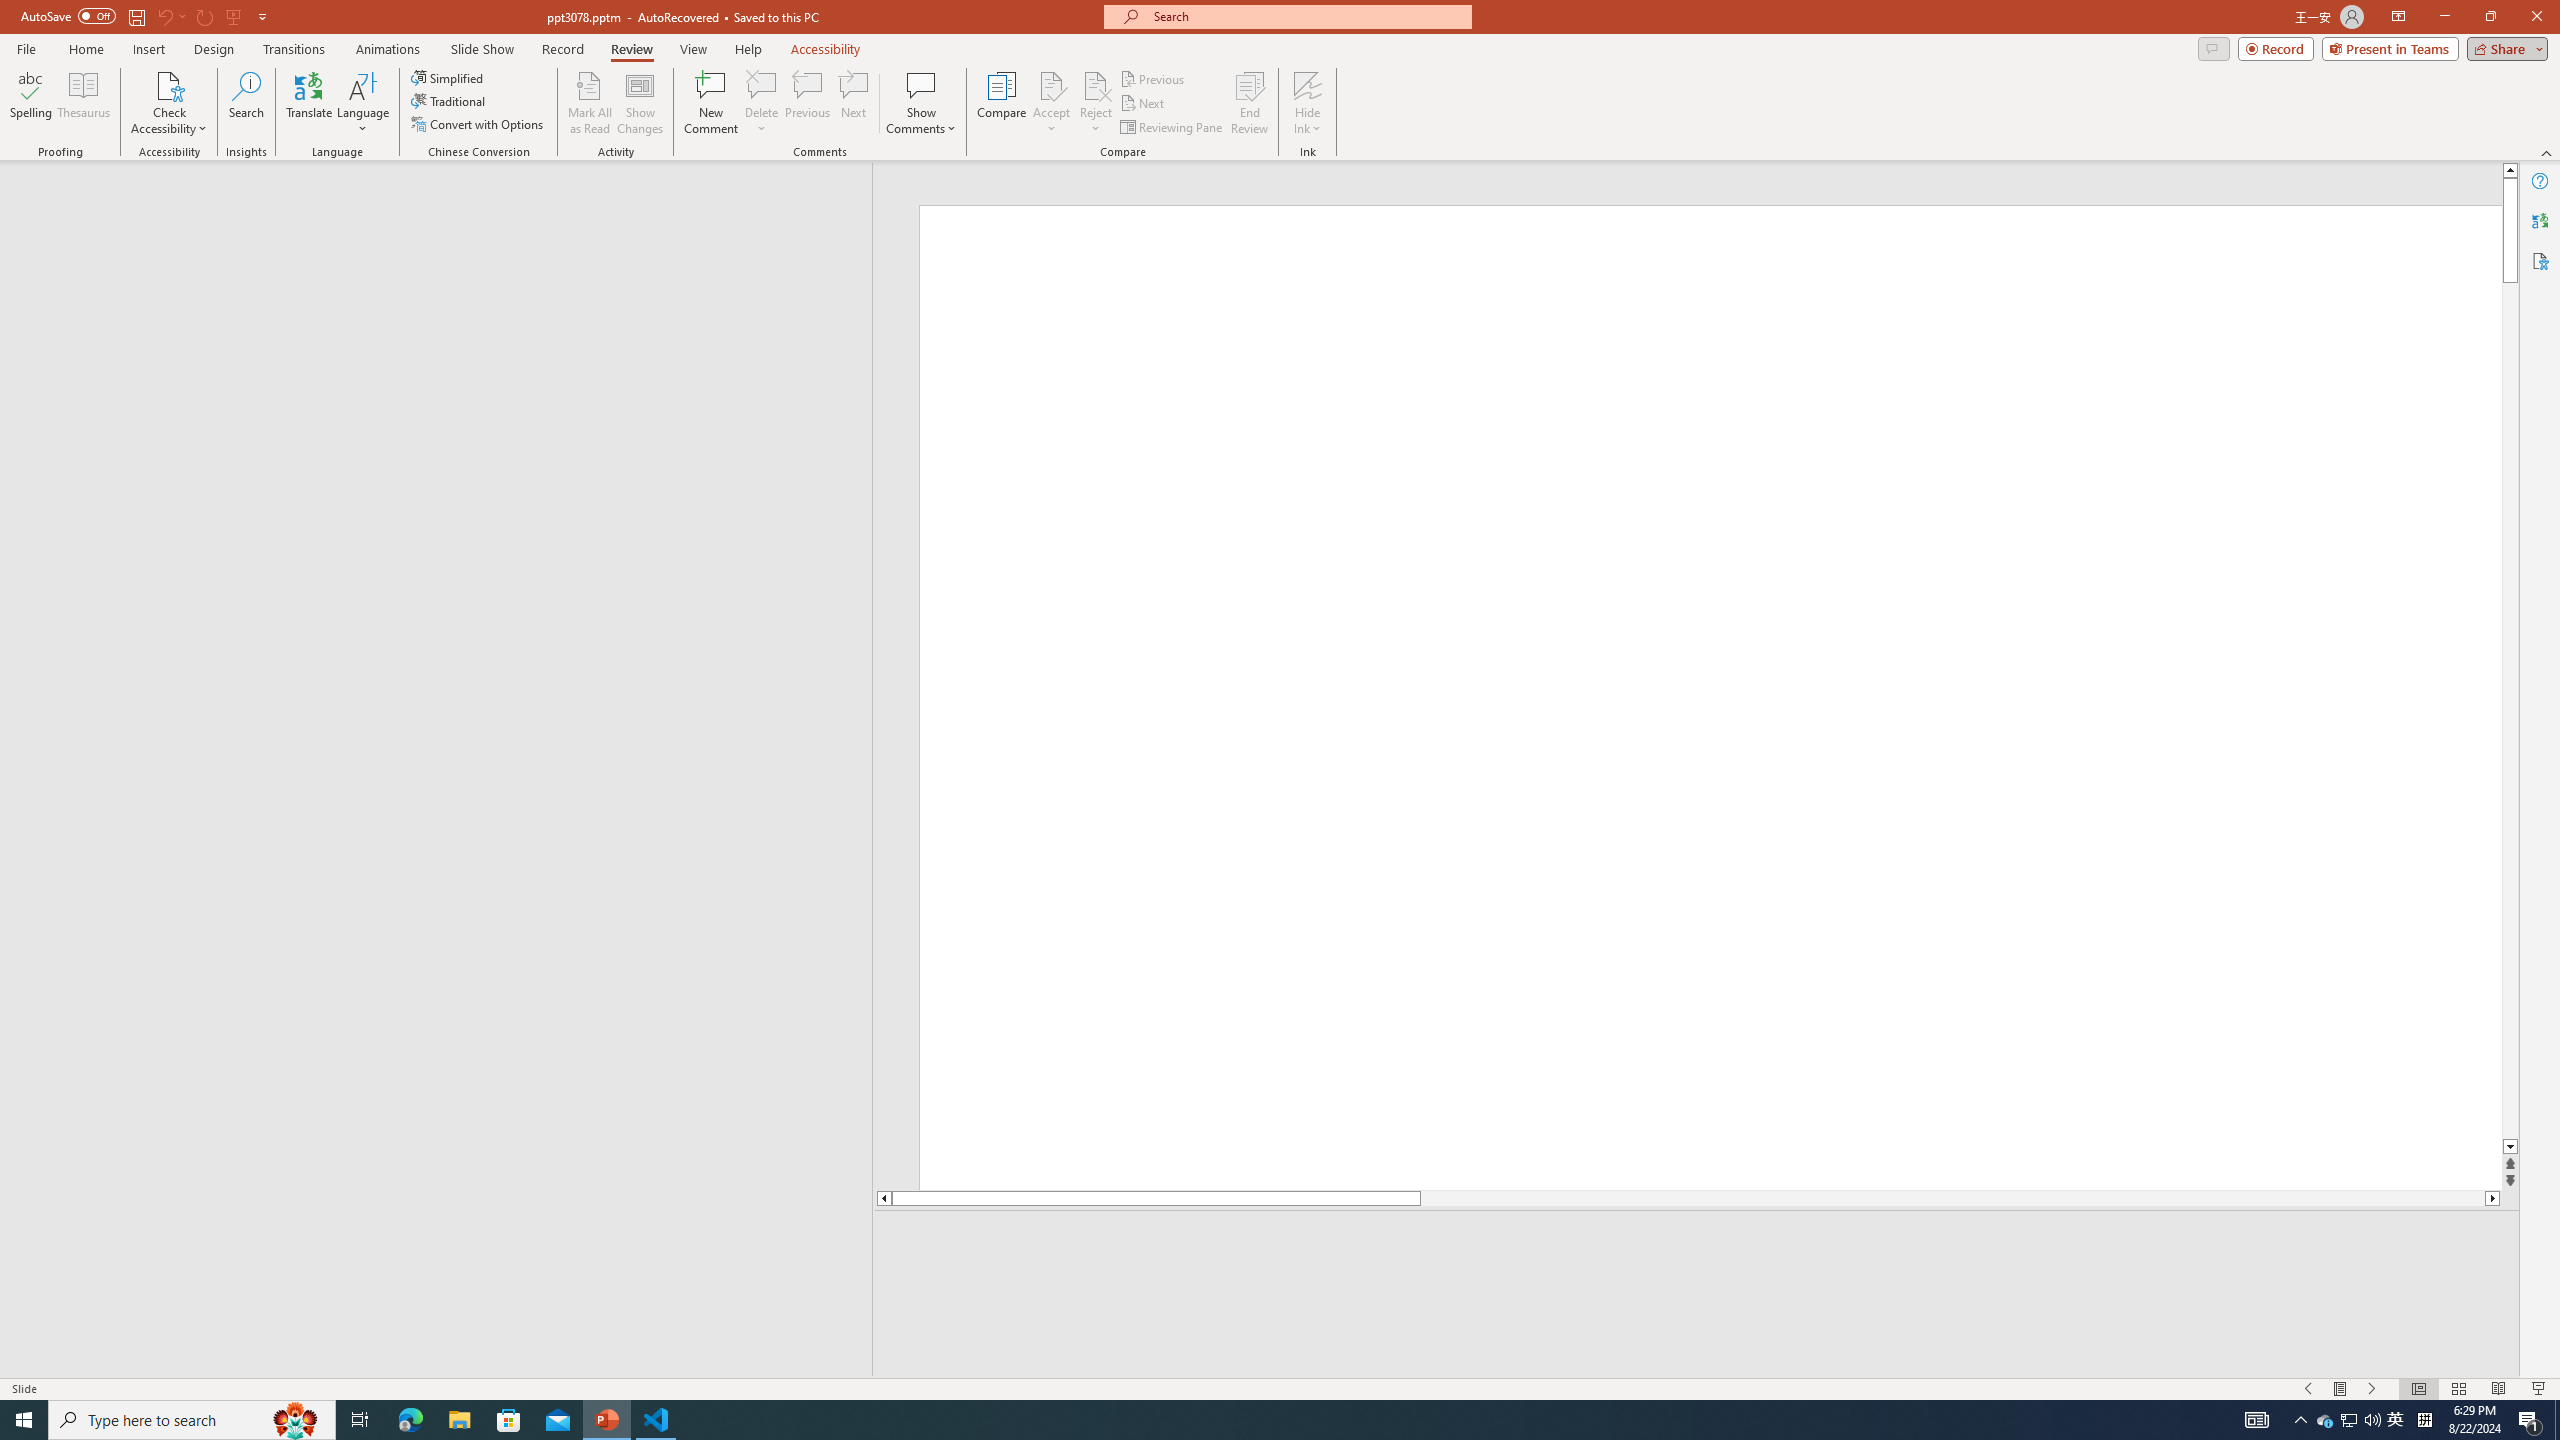 The image size is (2560, 1440). Describe the element at coordinates (82, 103) in the screenshot. I see `'Thesaurus...'` at that location.